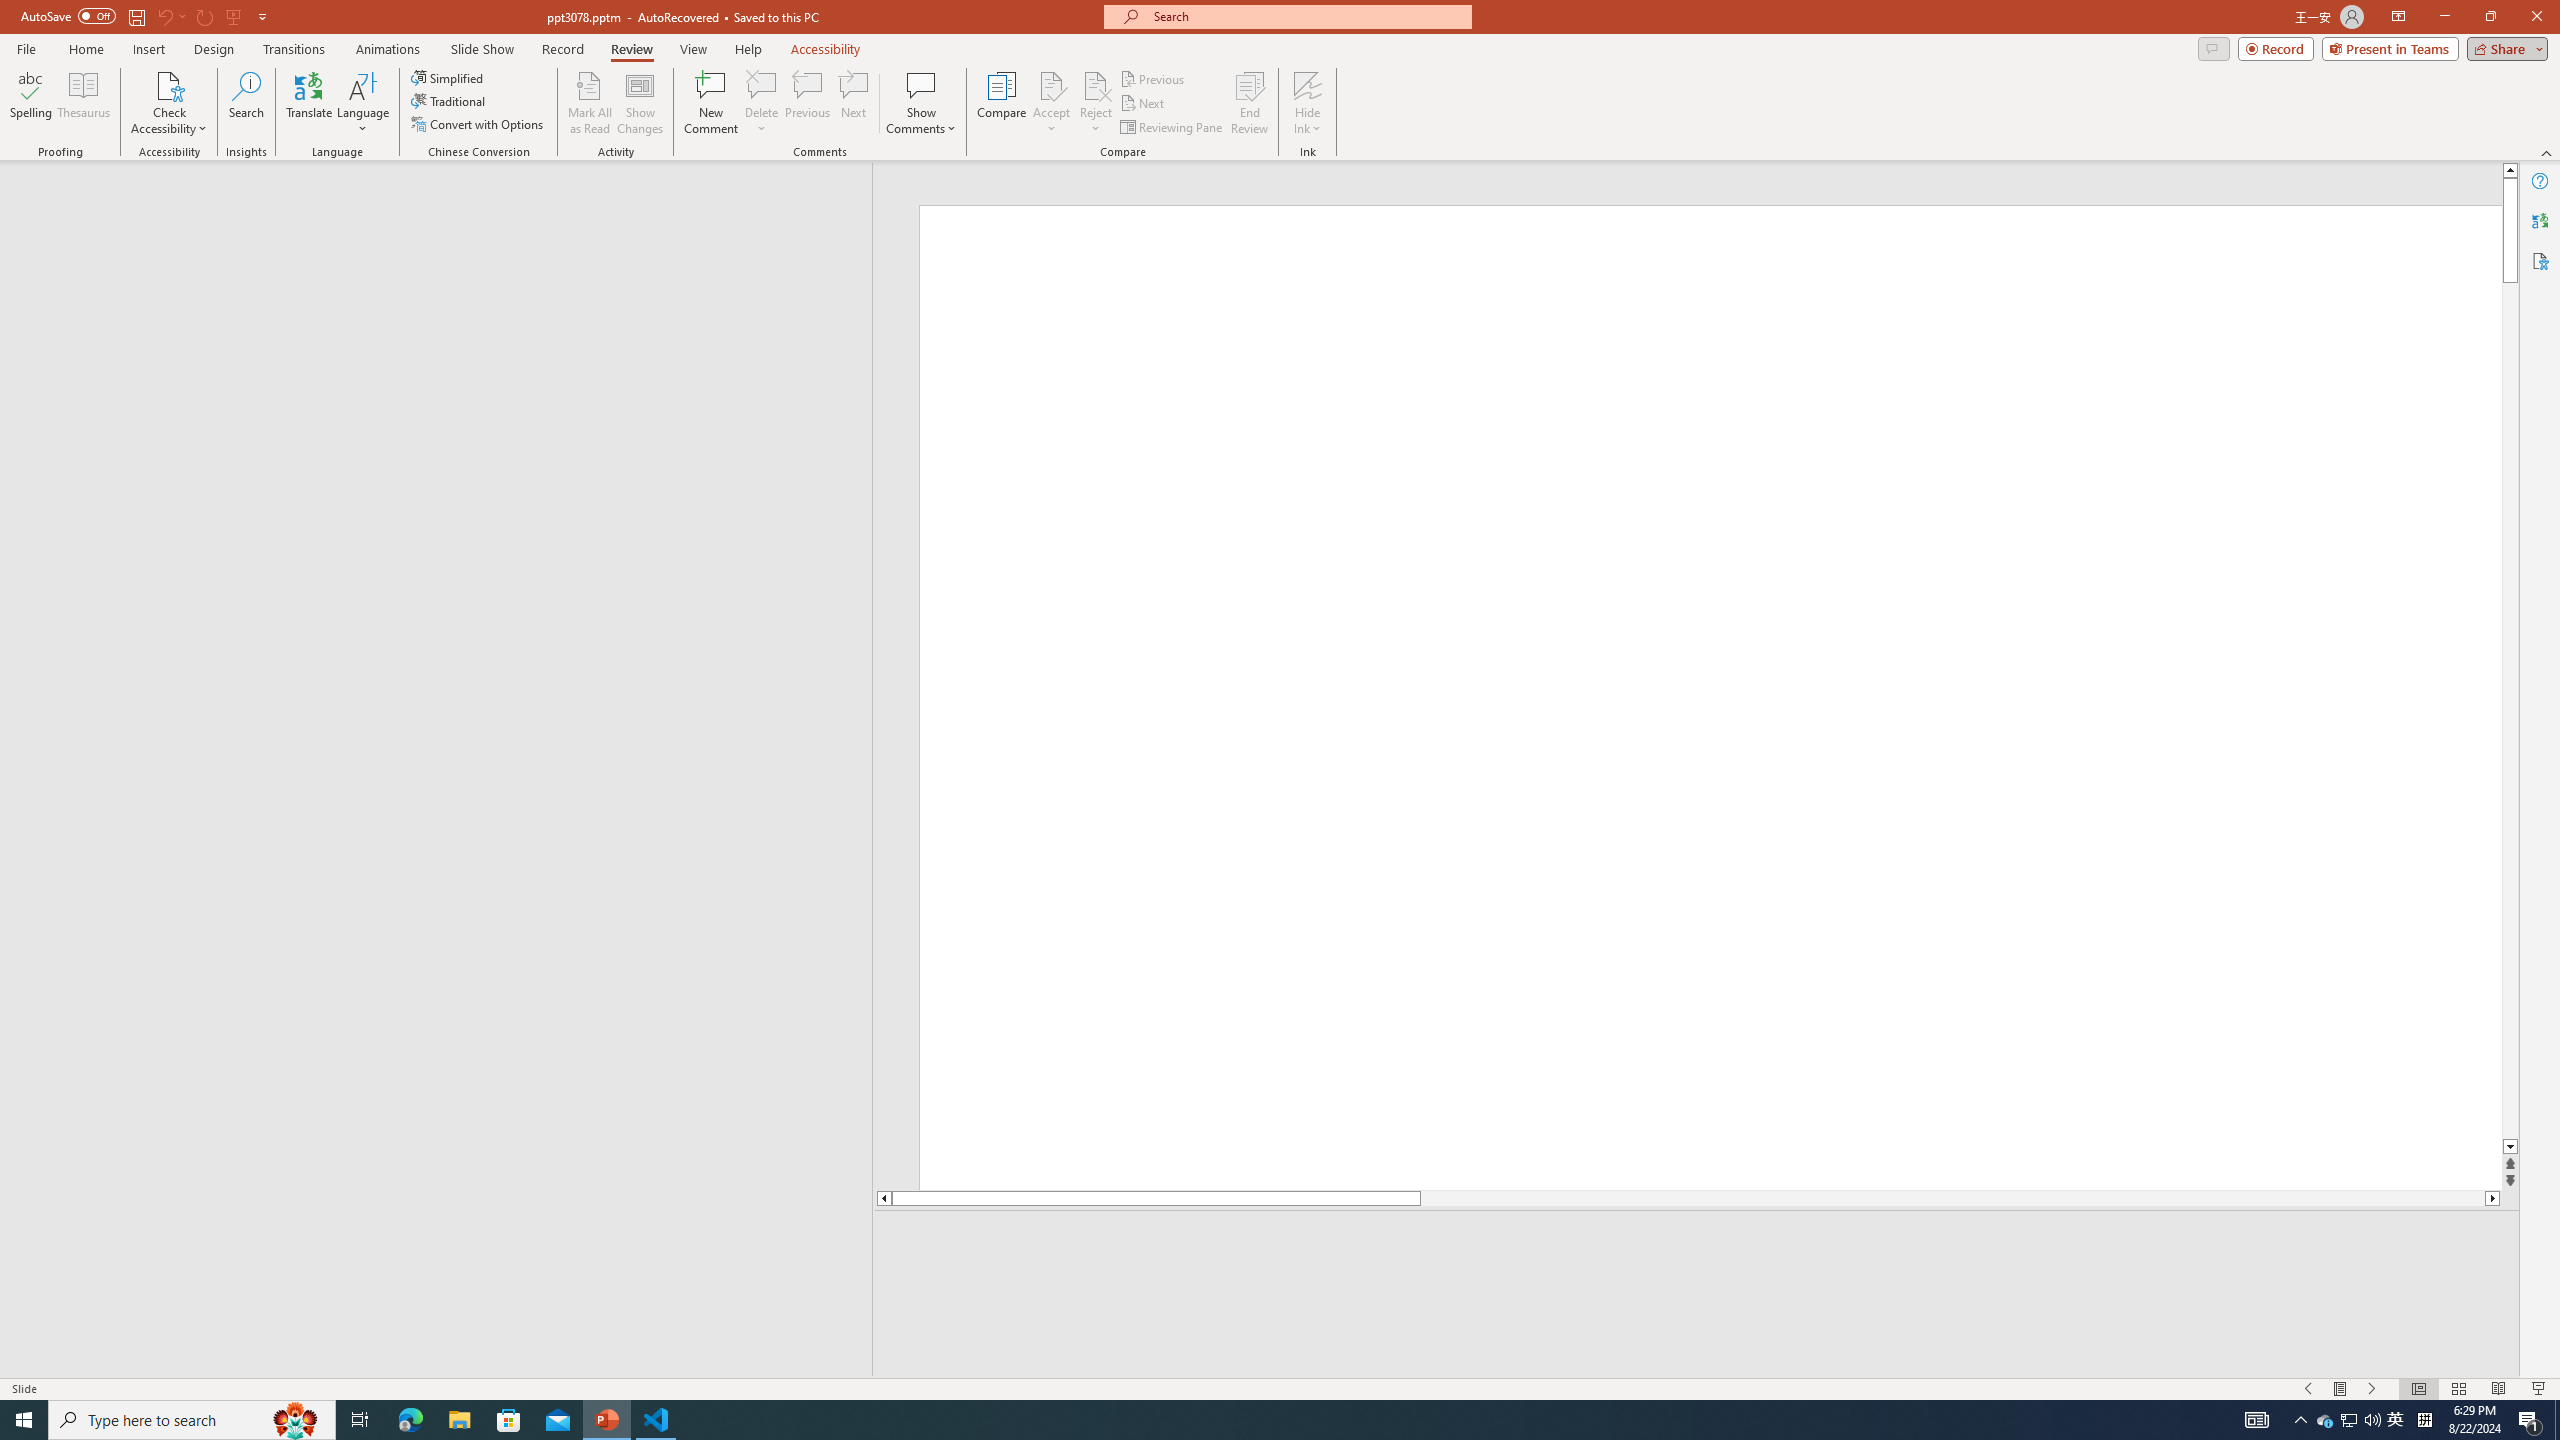 The image size is (2560, 1440). Describe the element at coordinates (82, 103) in the screenshot. I see `'Thesaurus...'` at that location.